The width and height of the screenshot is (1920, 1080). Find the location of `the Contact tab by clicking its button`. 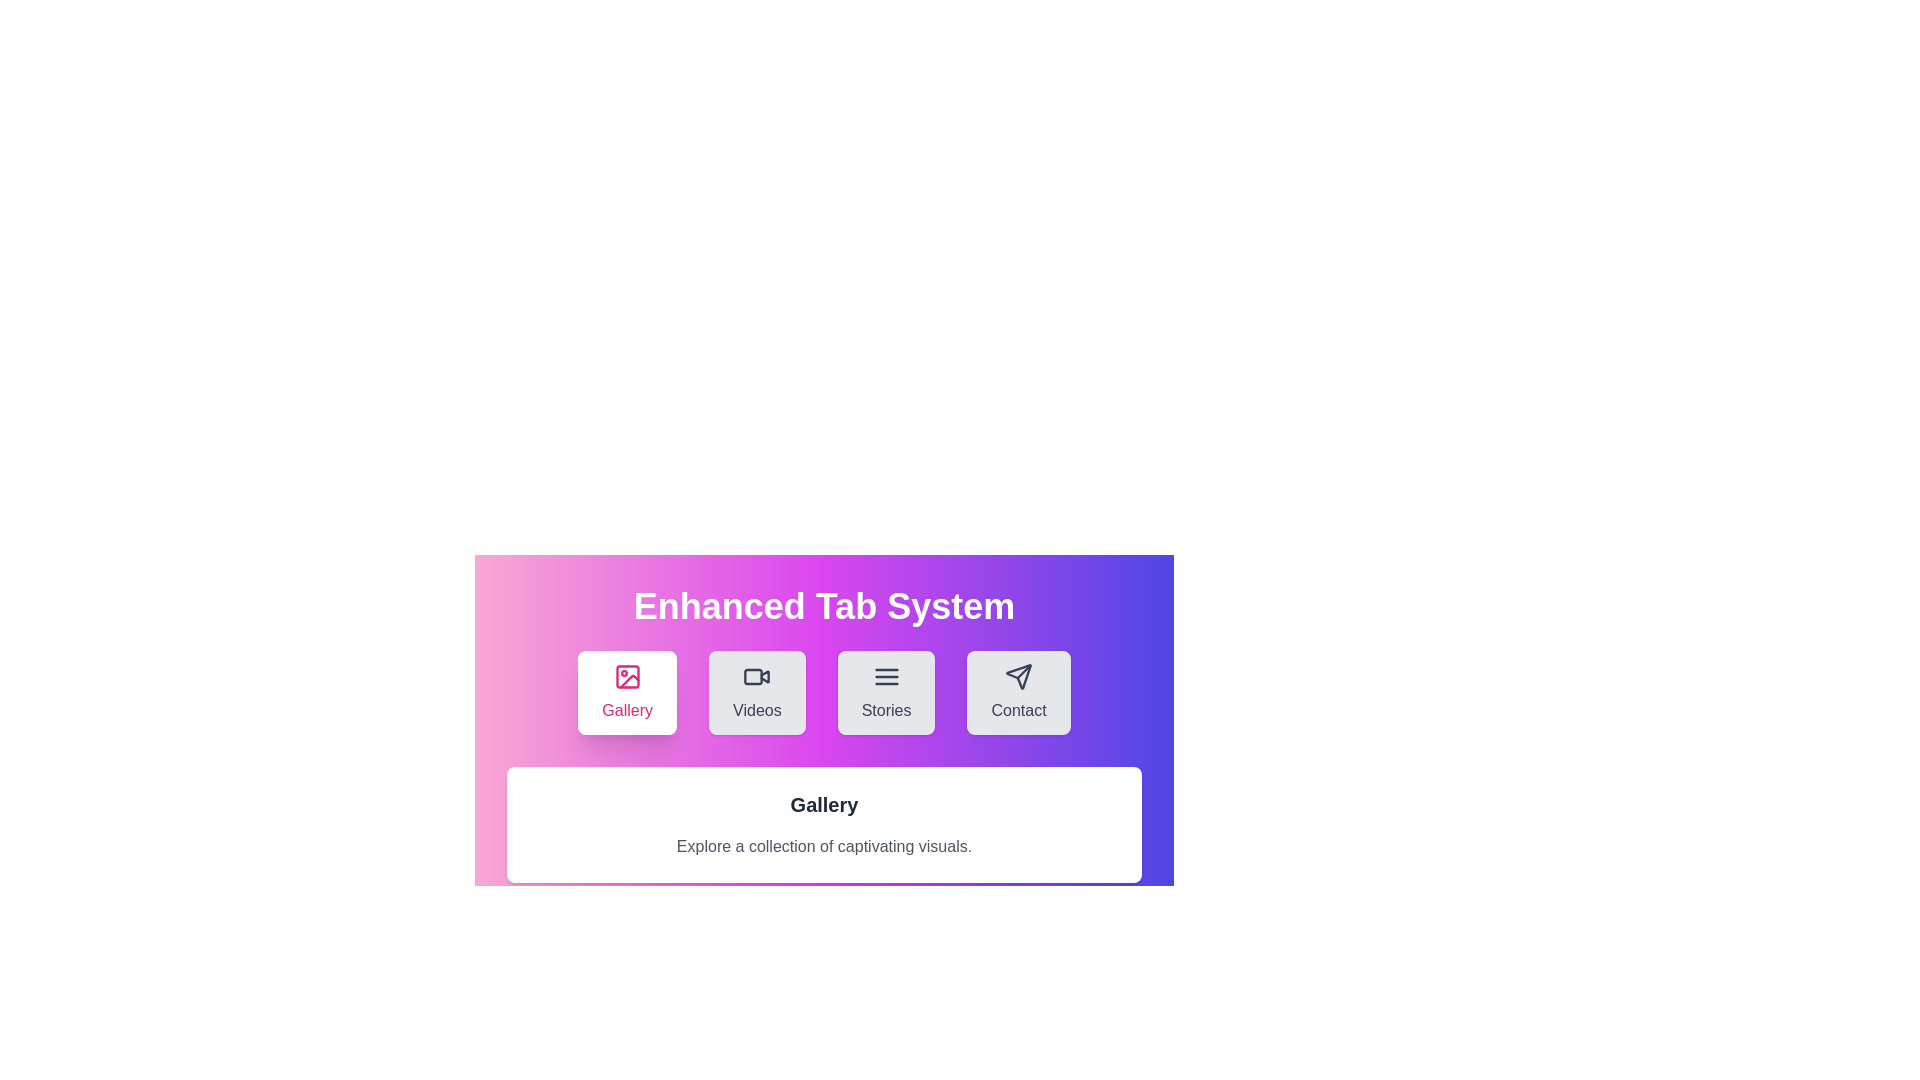

the Contact tab by clicking its button is located at coordinates (1019, 692).